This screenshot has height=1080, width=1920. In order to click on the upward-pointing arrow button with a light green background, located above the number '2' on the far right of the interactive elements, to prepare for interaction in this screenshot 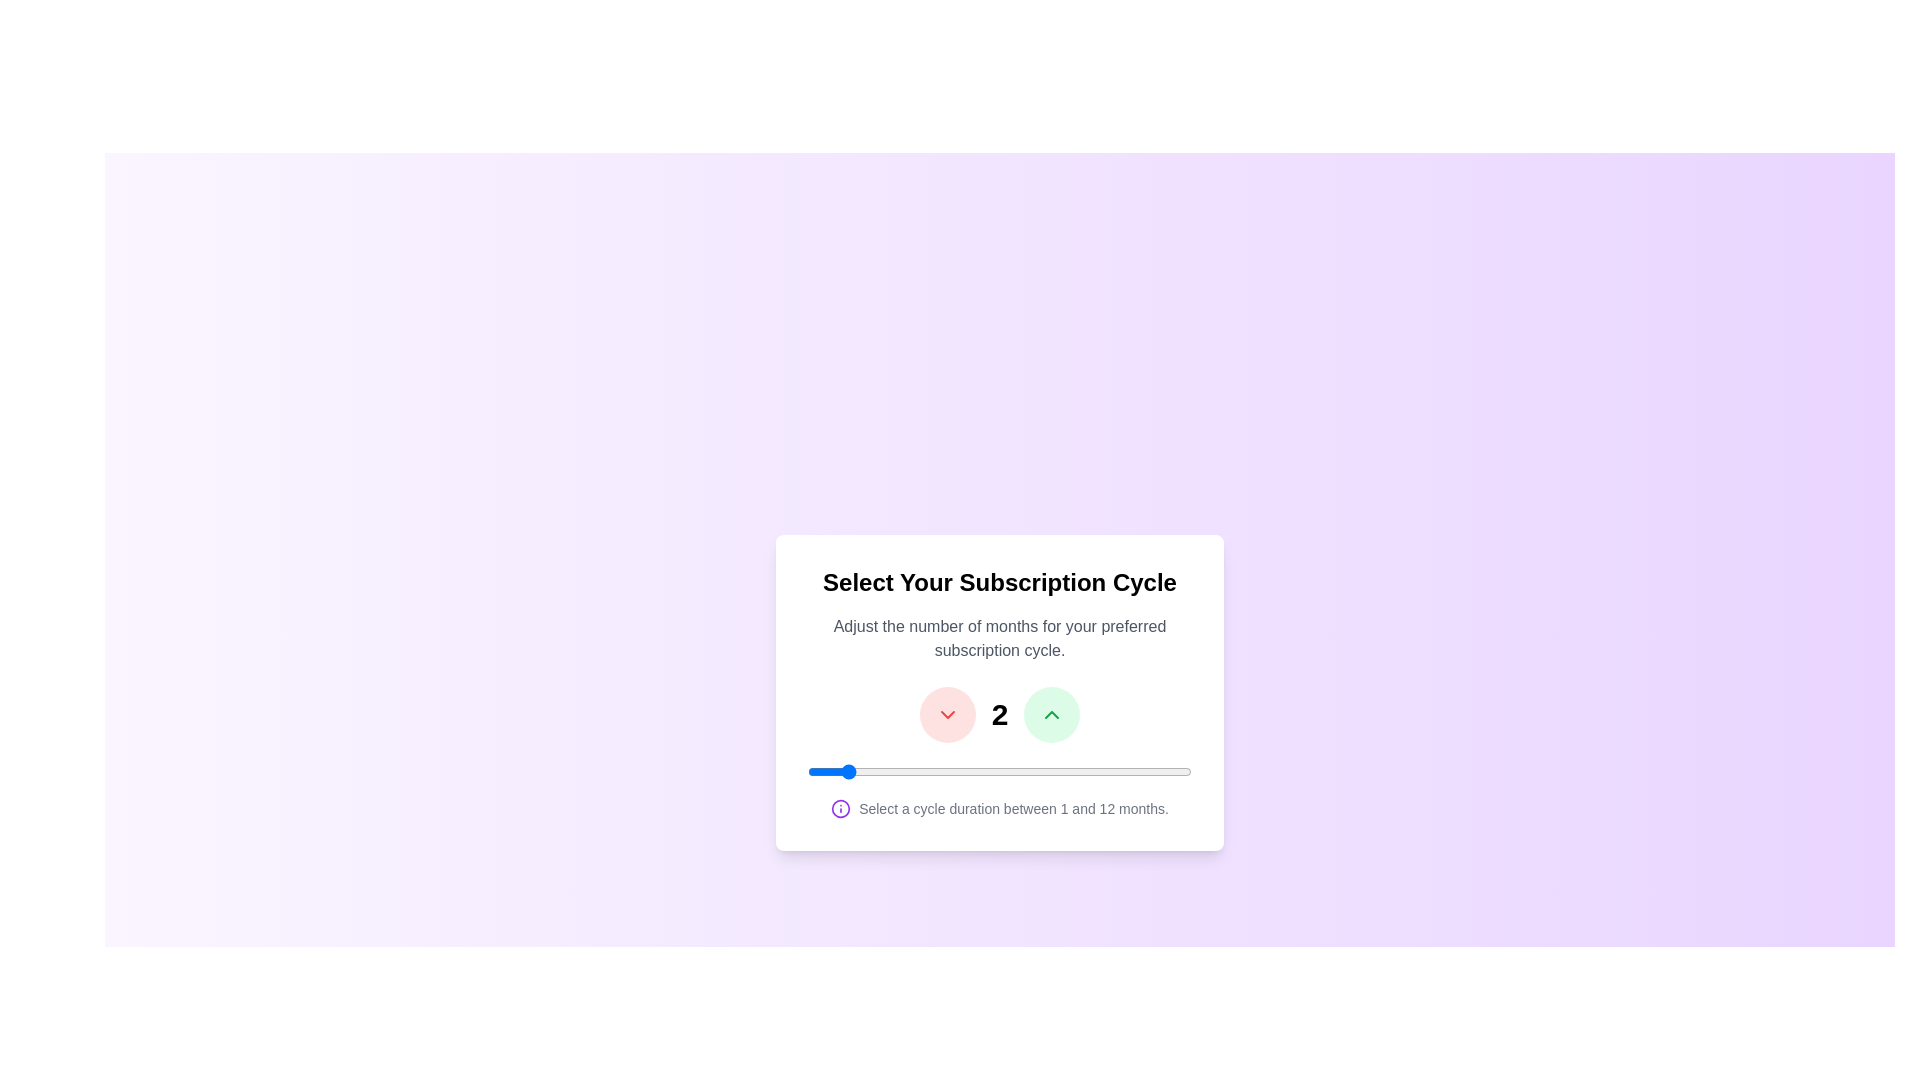, I will do `click(1051, 713)`.